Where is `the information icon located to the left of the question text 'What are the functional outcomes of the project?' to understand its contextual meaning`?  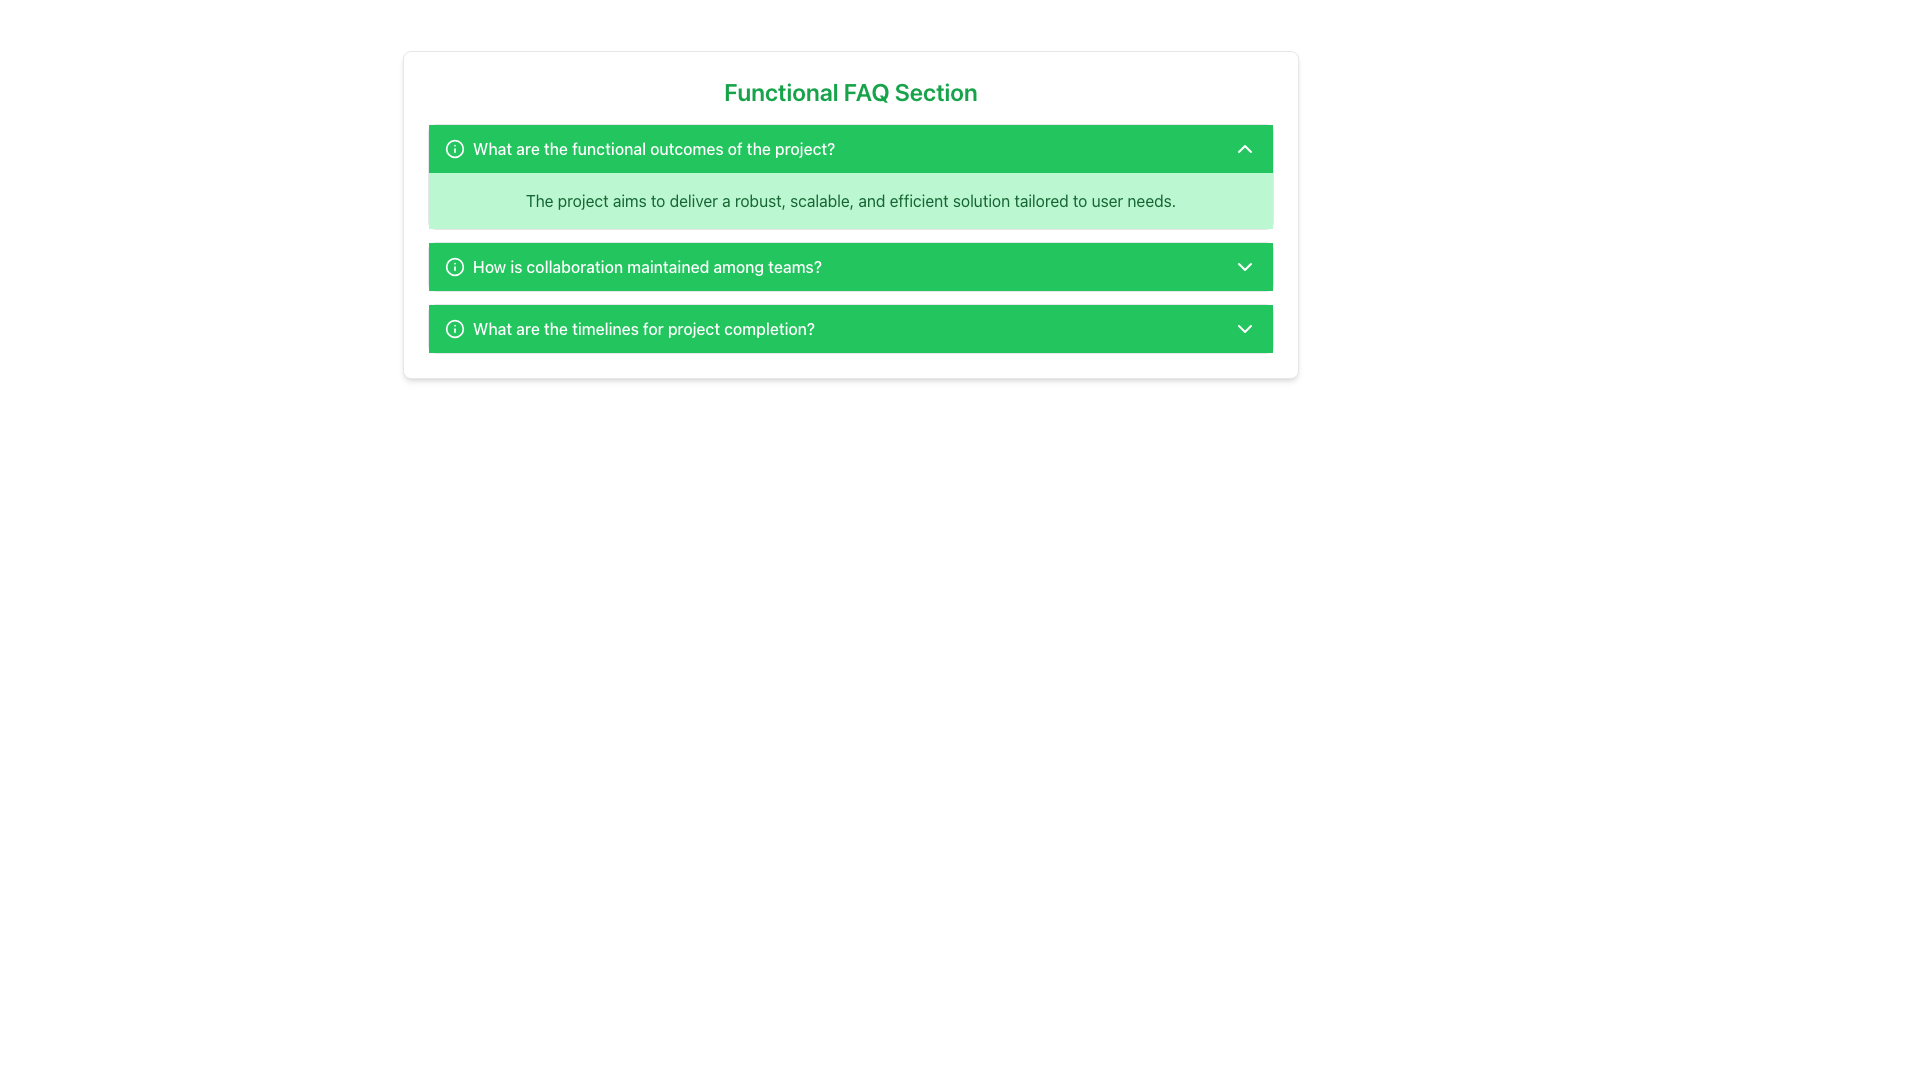
the information icon located to the left of the question text 'What are the functional outcomes of the project?' to understand its contextual meaning is located at coordinates (454, 148).